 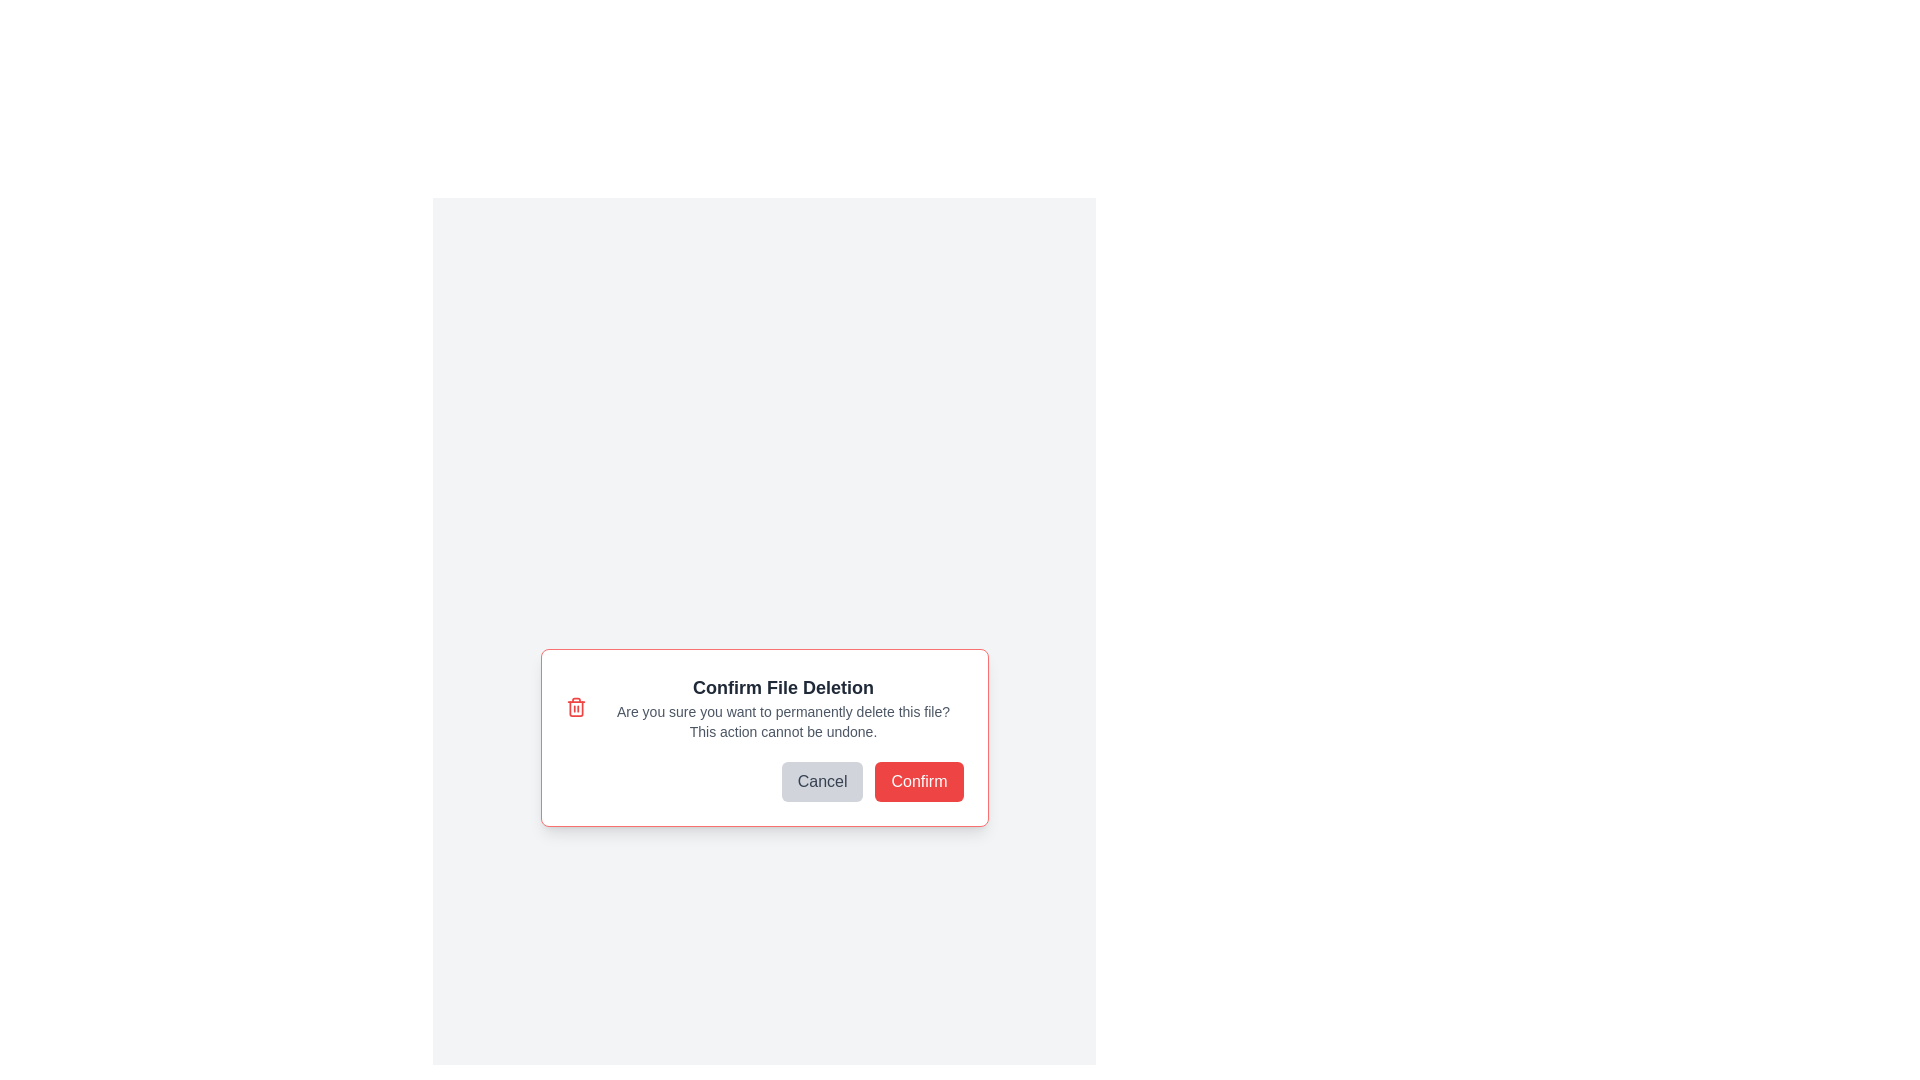 What do you see at coordinates (782, 721) in the screenshot?
I see `static text that warns the user about permanently deleting a file, which is styled in small gray font and located directly below 'Confirm File Deletion'` at bounding box center [782, 721].